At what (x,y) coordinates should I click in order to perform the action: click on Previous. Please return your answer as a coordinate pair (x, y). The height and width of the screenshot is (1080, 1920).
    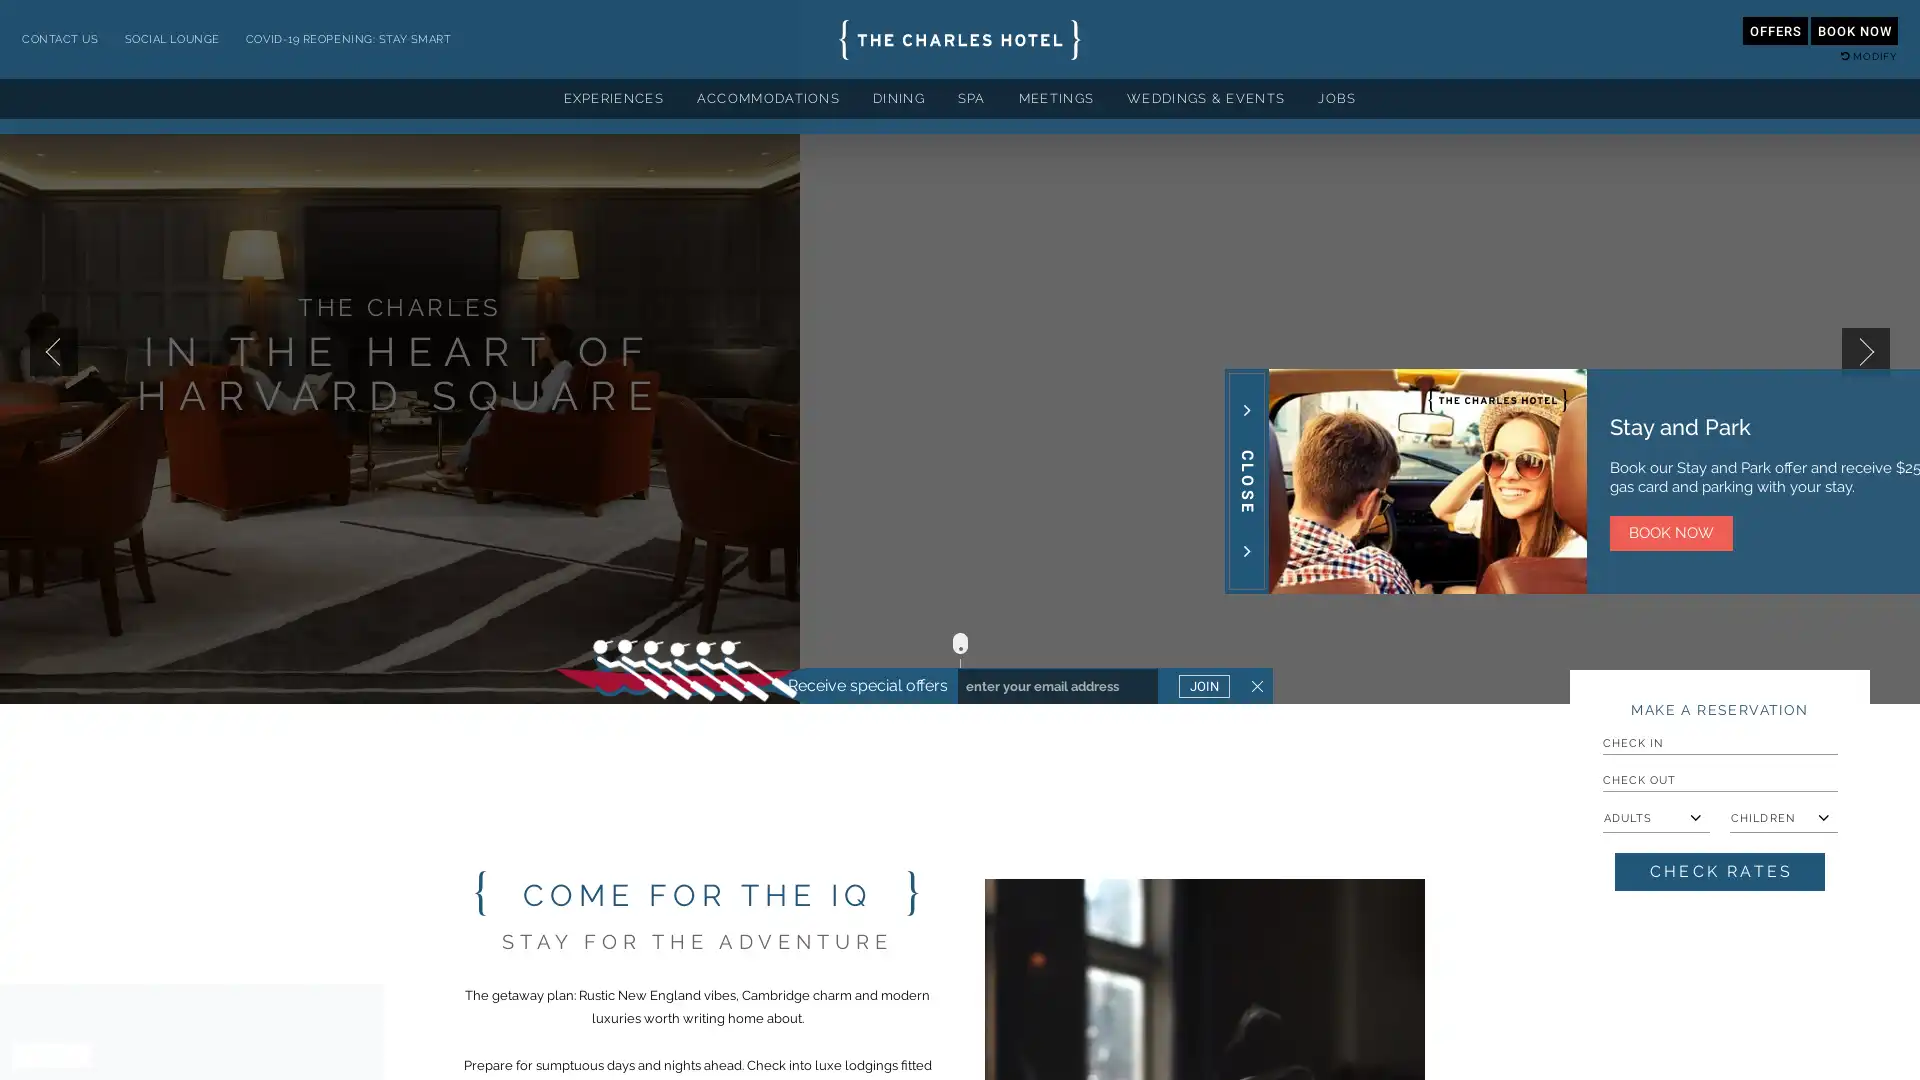
    Looking at the image, I should click on (53, 350).